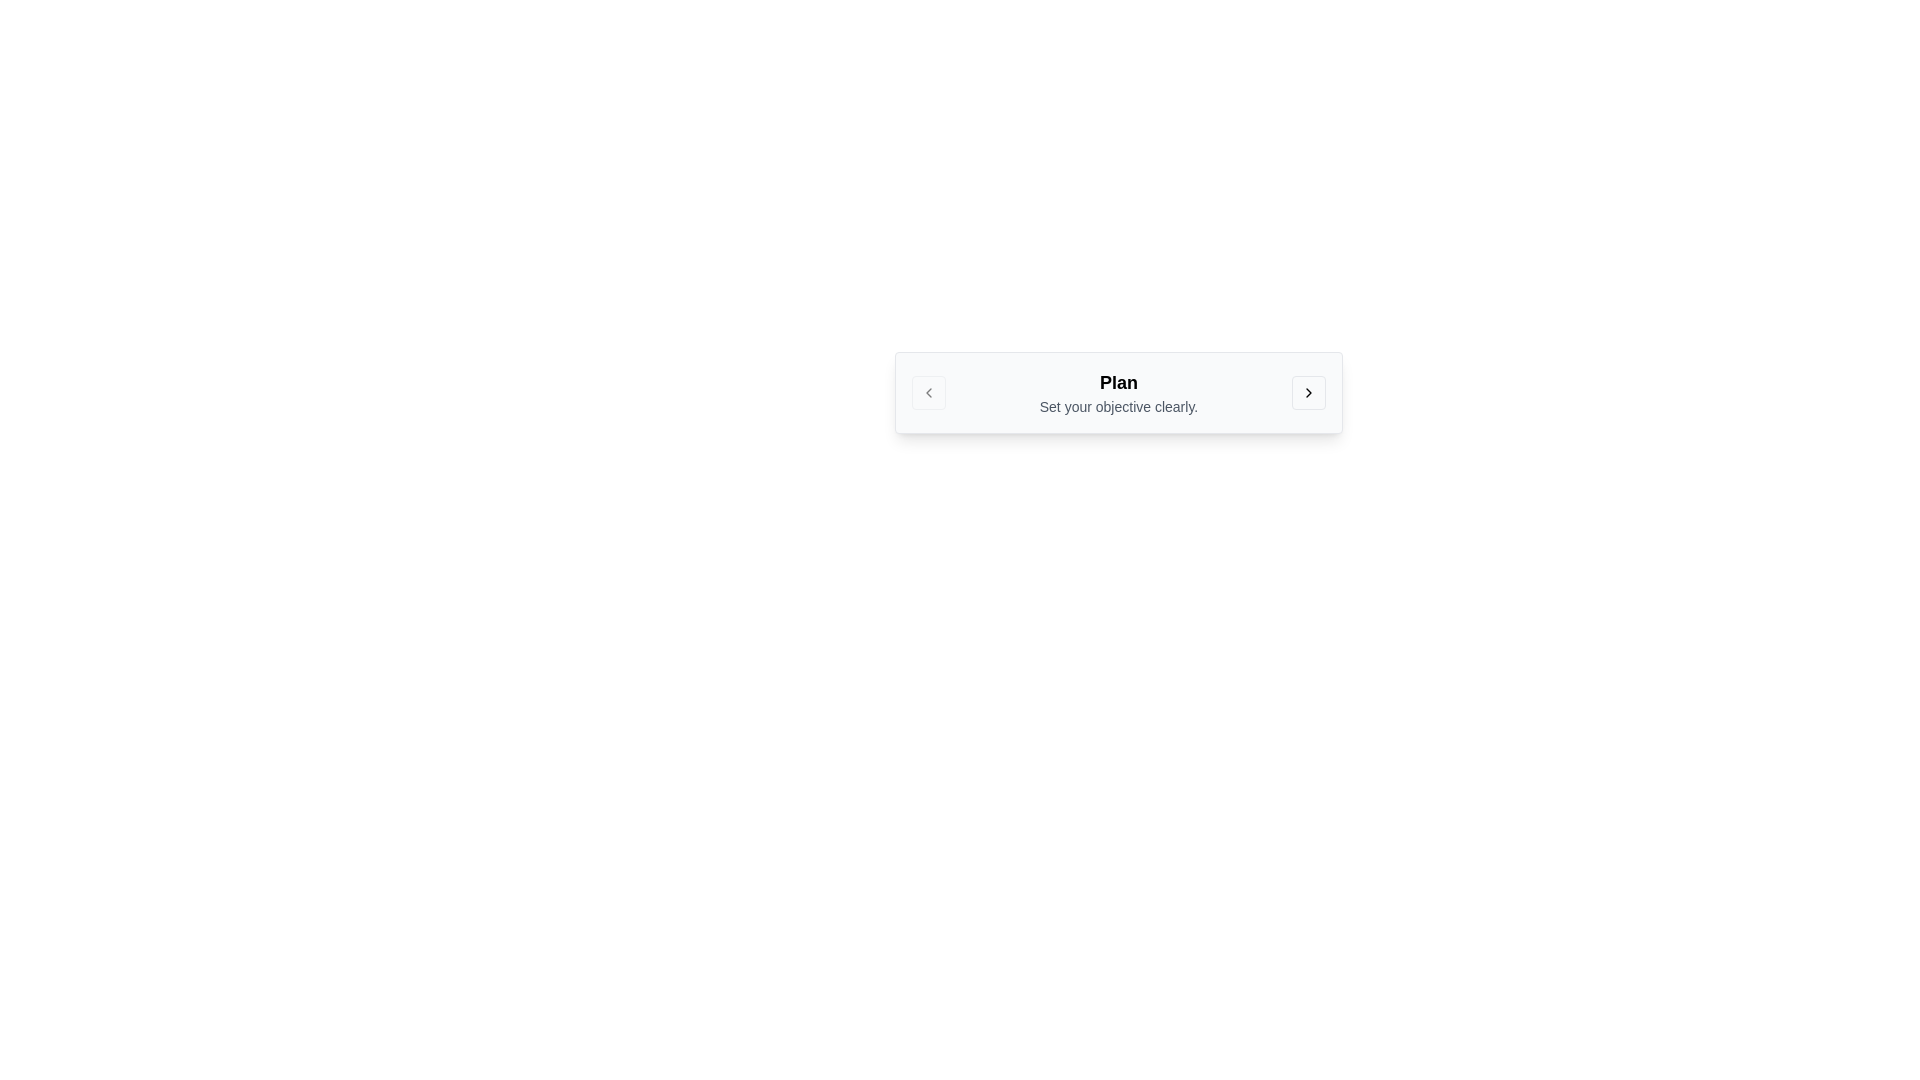 The height and width of the screenshot is (1080, 1920). Describe the element at coordinates (928, 393) in the screenshot. I see `the left-pointing chevron icon within the button located to the far left of the 'Plan' panel` at that location.